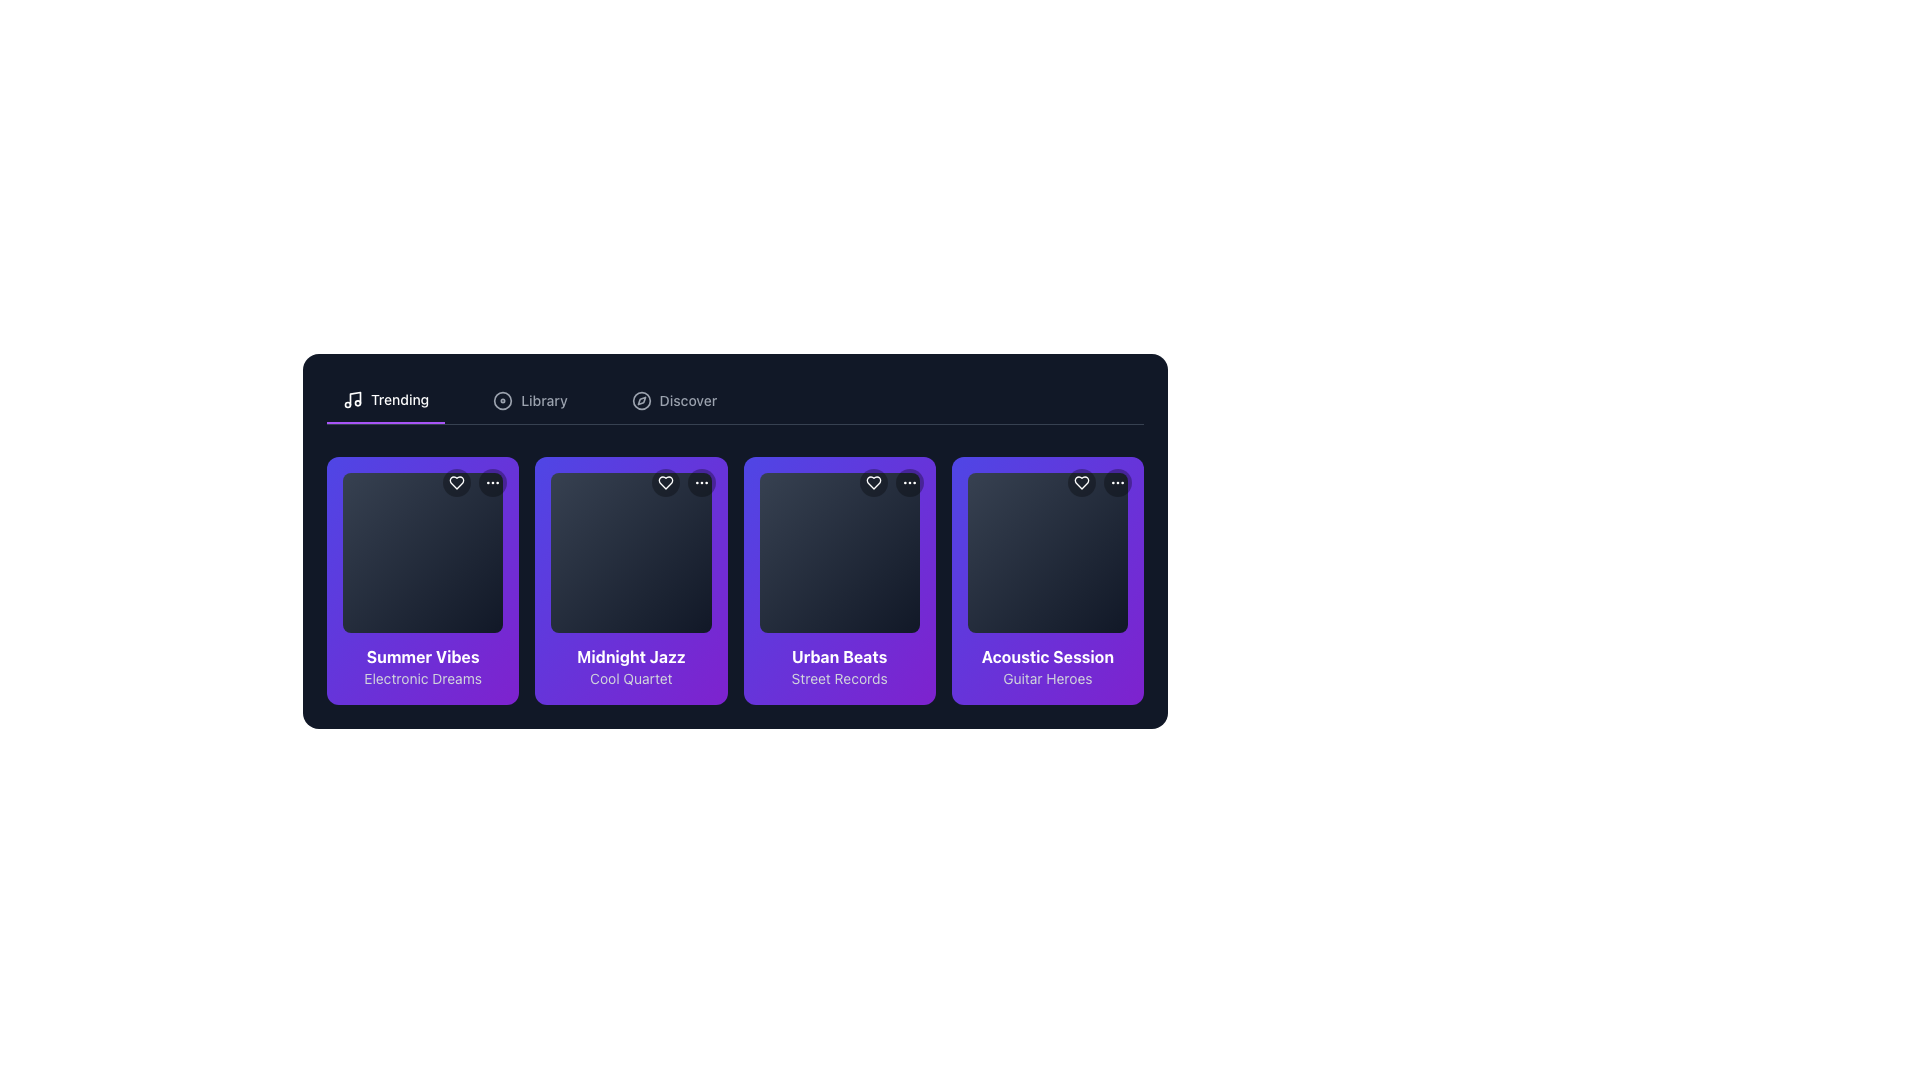  I want to click on the text display element that serves as a label for the title and subtitle of a music album or playlist, located at the bottom of the third card from the left in a row of four cards, so click(839, 667).